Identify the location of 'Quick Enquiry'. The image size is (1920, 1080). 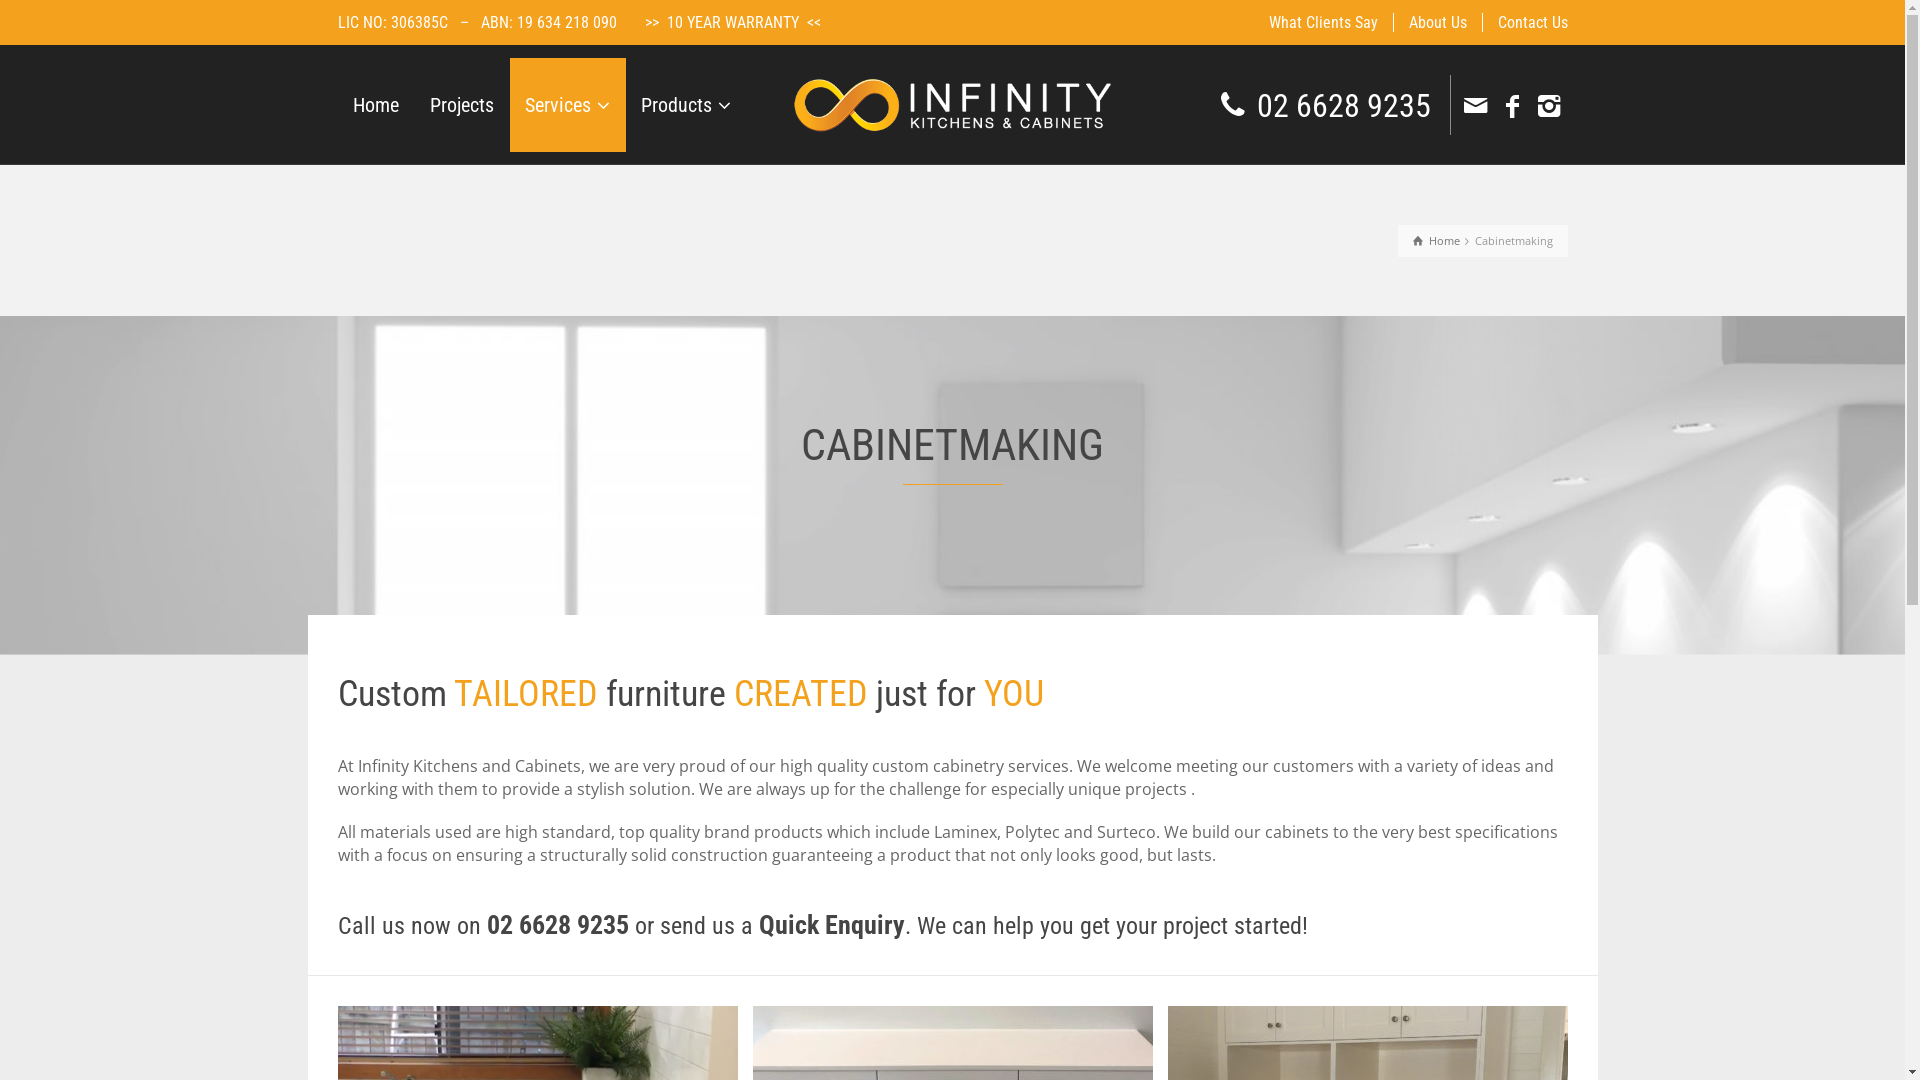
(830, 925).